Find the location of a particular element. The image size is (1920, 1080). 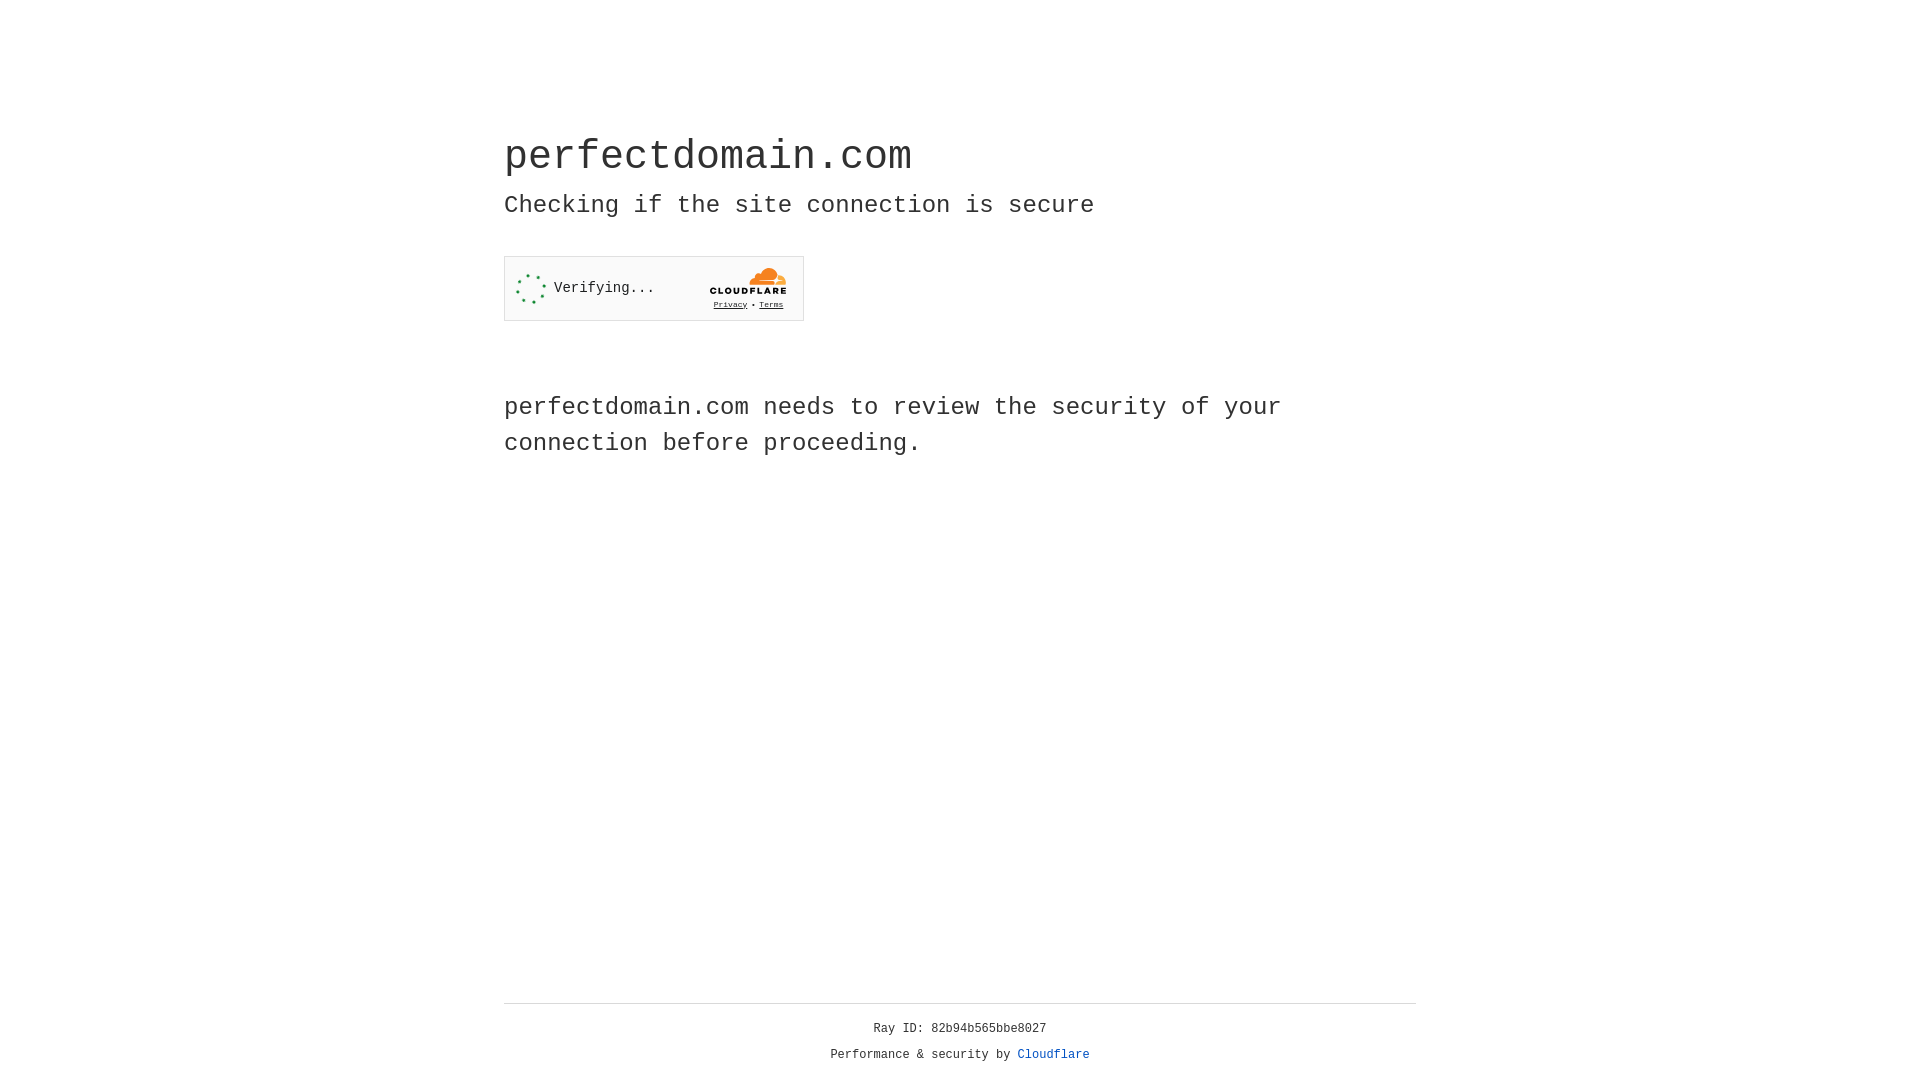

'Widget containing a Cloudflare security challenge' is located at coordinates (653, 288).